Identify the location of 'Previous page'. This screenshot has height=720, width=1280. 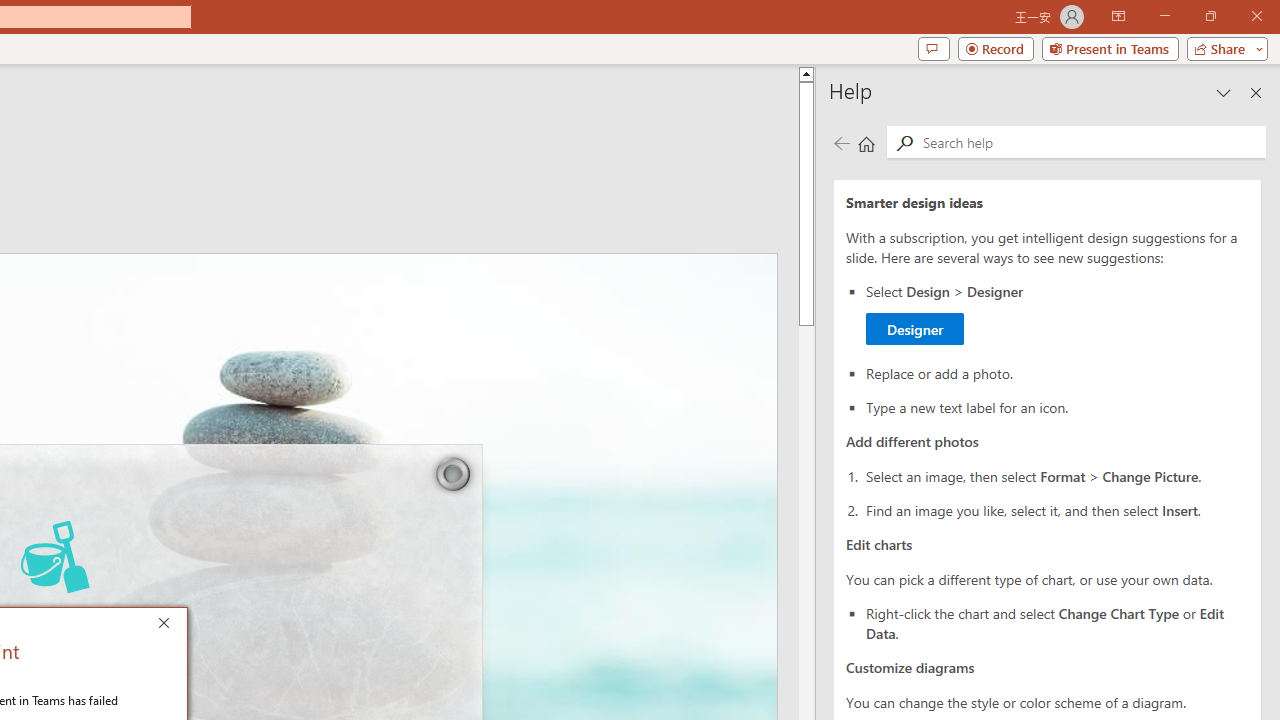
(841, 142).